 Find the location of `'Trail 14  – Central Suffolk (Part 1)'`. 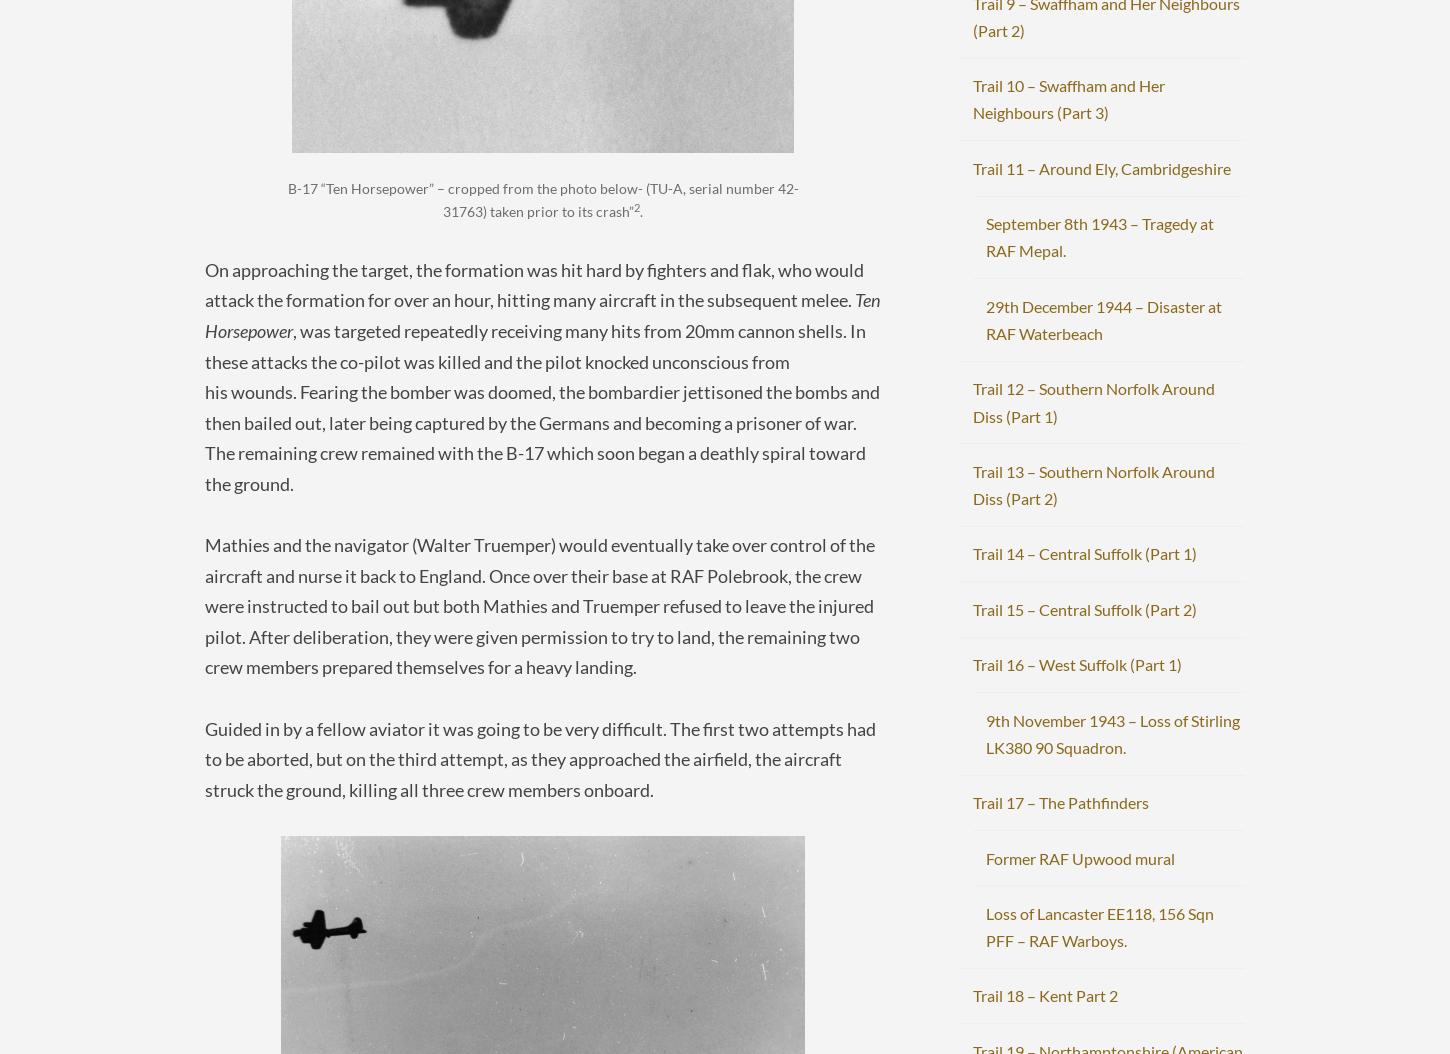

'Trail 14  – Central Suffolk (Part 1)' is located at coordinates (1084, 553).